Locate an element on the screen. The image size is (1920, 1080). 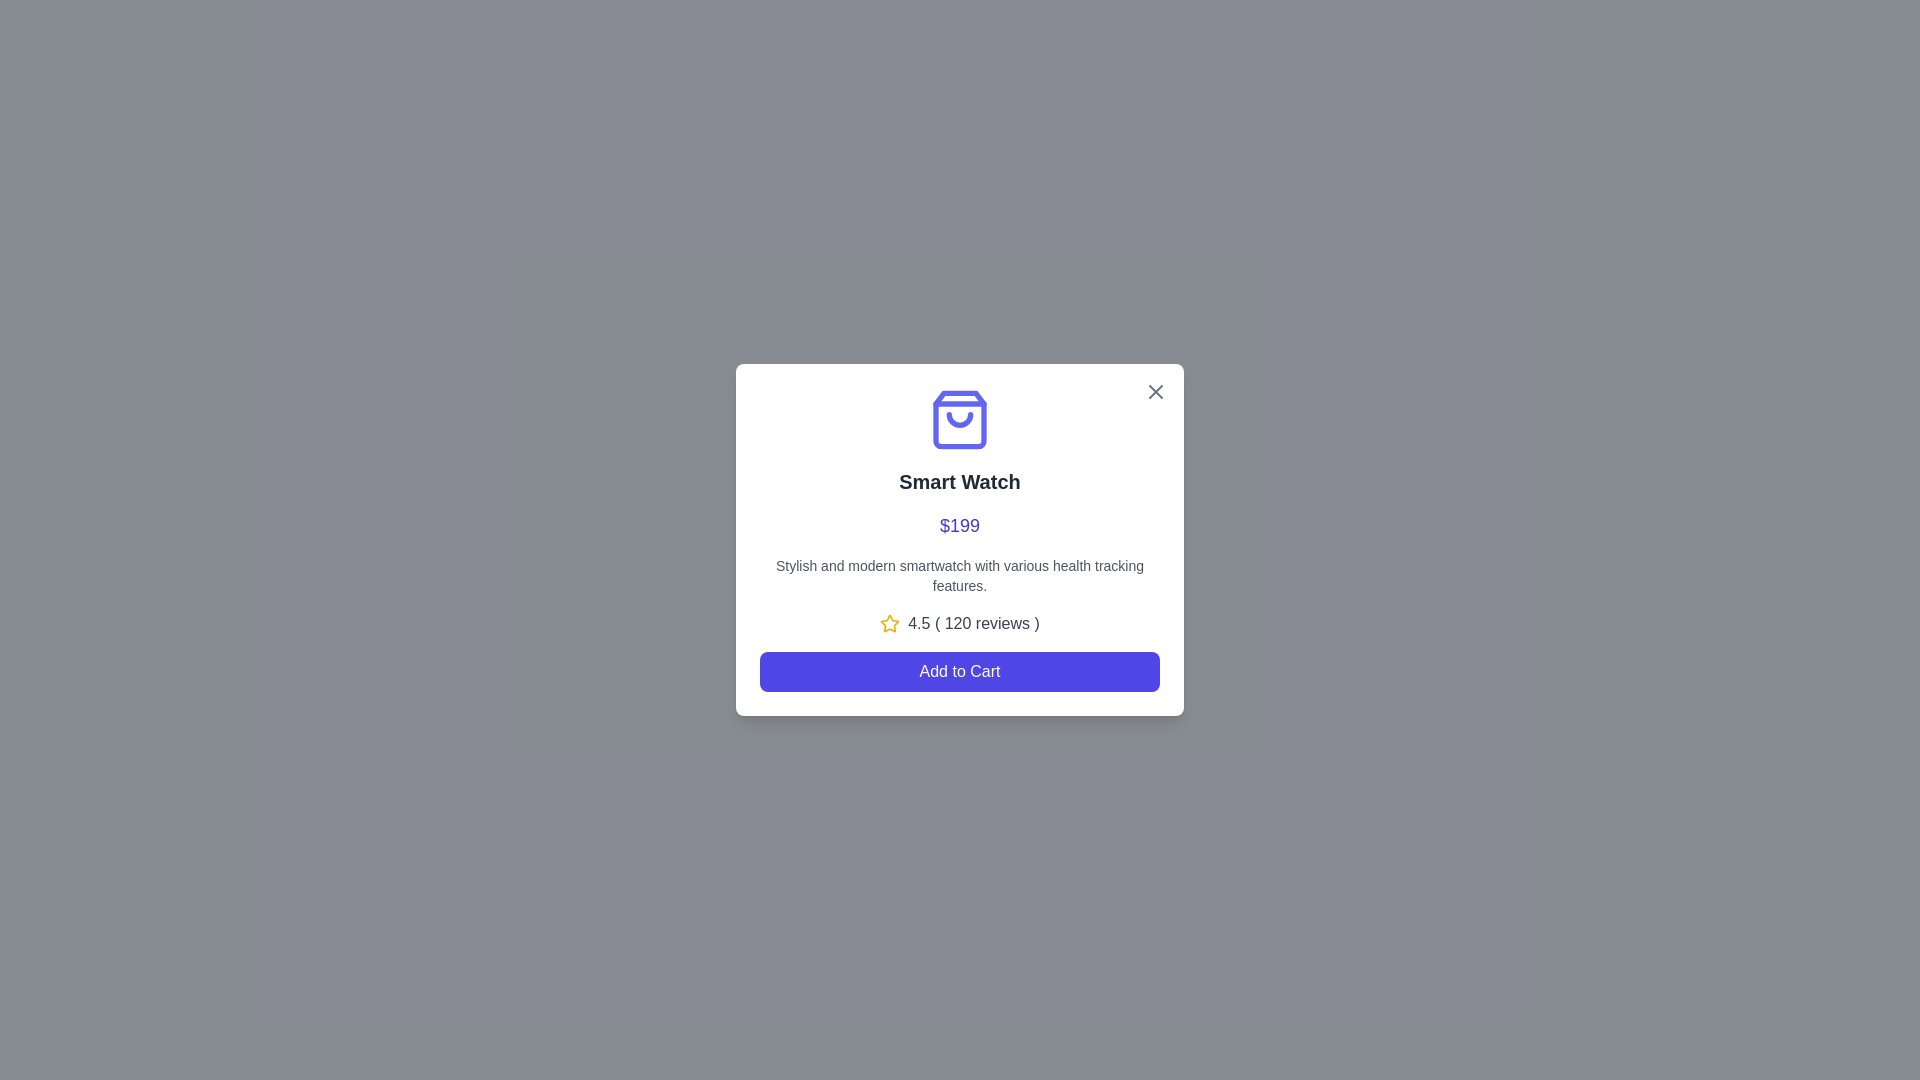
text label displaying 'Smart Watch', which is a bold and large dark gray text centered below the shopping bag icon is located at coordinates (960, 482).